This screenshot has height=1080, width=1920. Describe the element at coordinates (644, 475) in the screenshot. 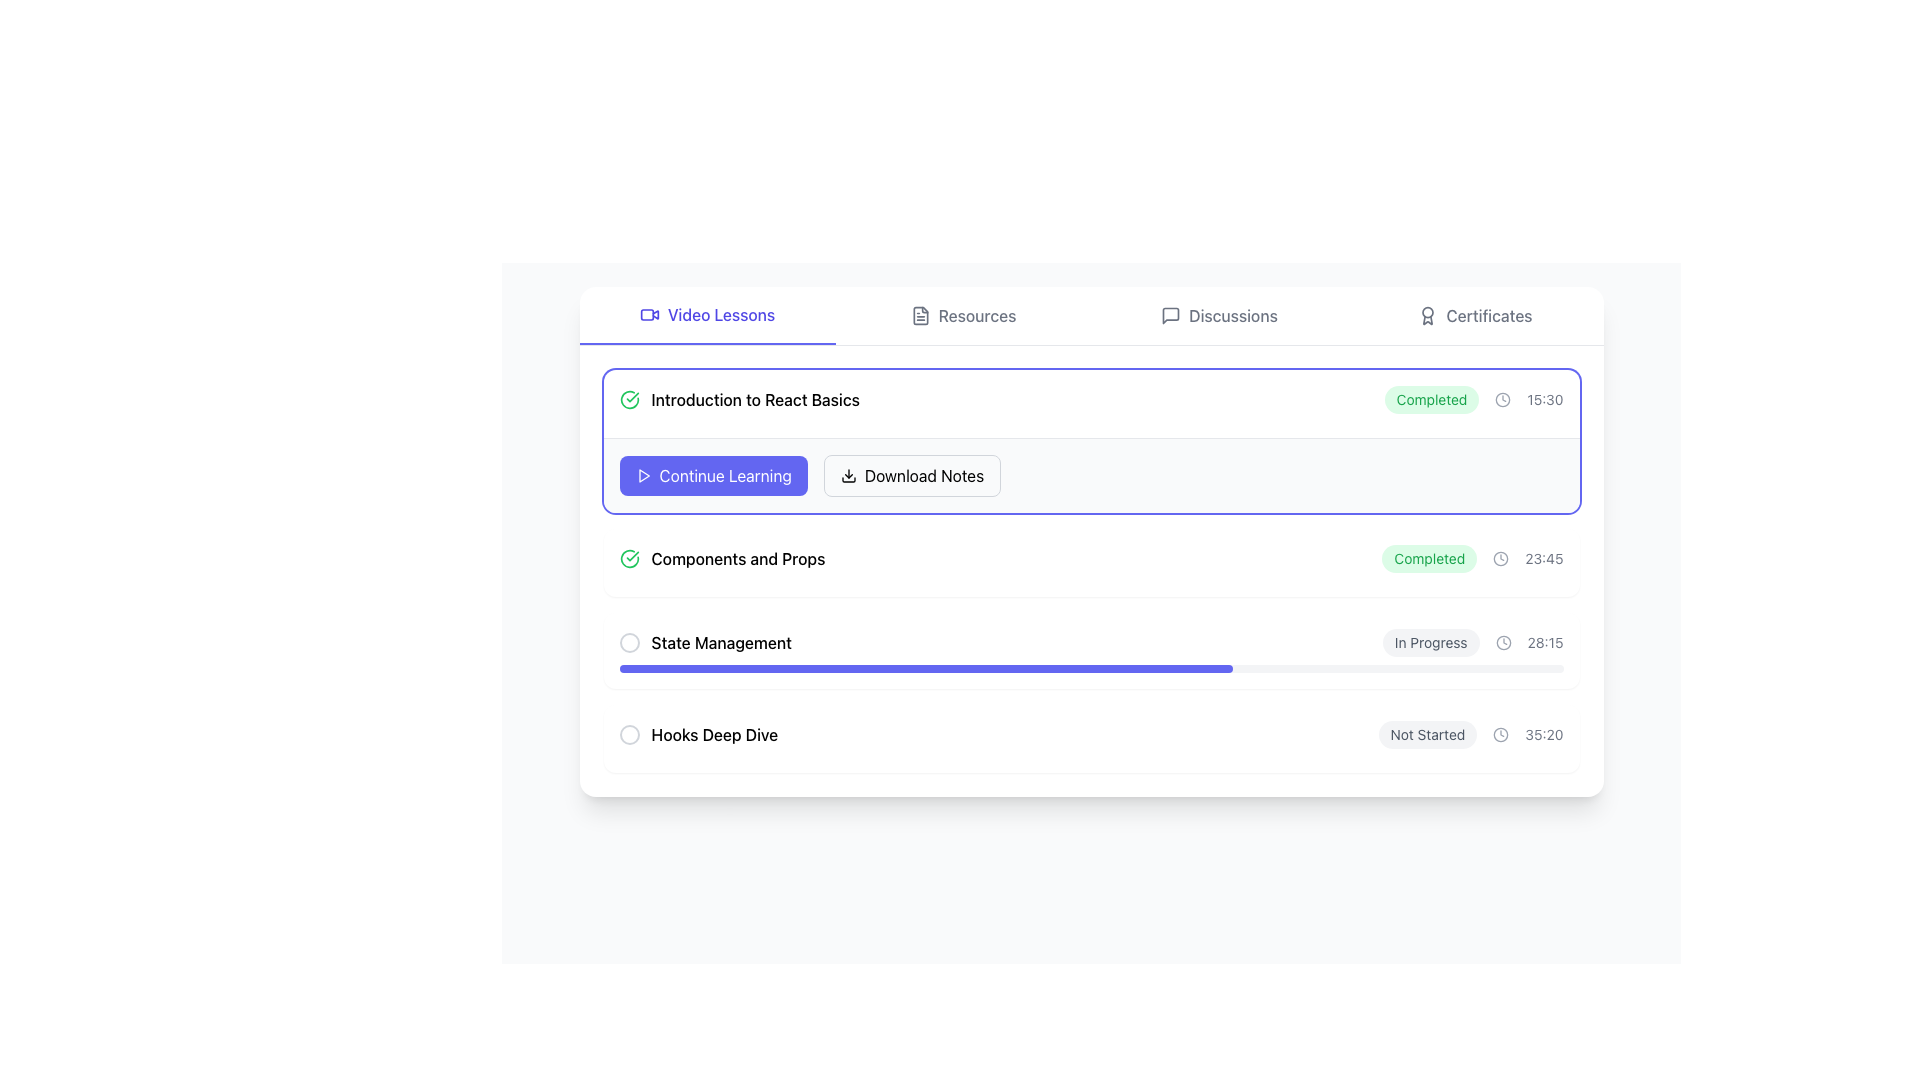

I see `the triangular-shaped play icon within the 'Continue Learning' button, which is styled in a purple-blue color scheme` at that location.